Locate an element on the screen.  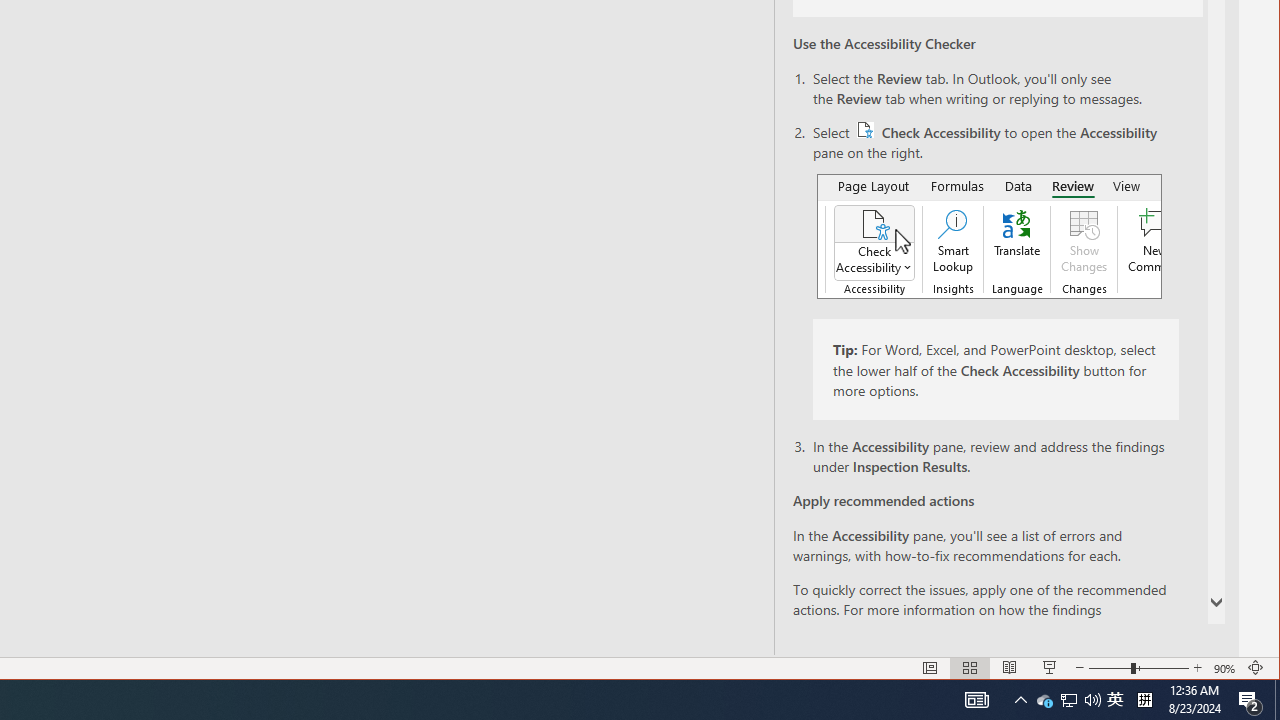
'Zoom 90%' is located at coordinates (1224, 668).